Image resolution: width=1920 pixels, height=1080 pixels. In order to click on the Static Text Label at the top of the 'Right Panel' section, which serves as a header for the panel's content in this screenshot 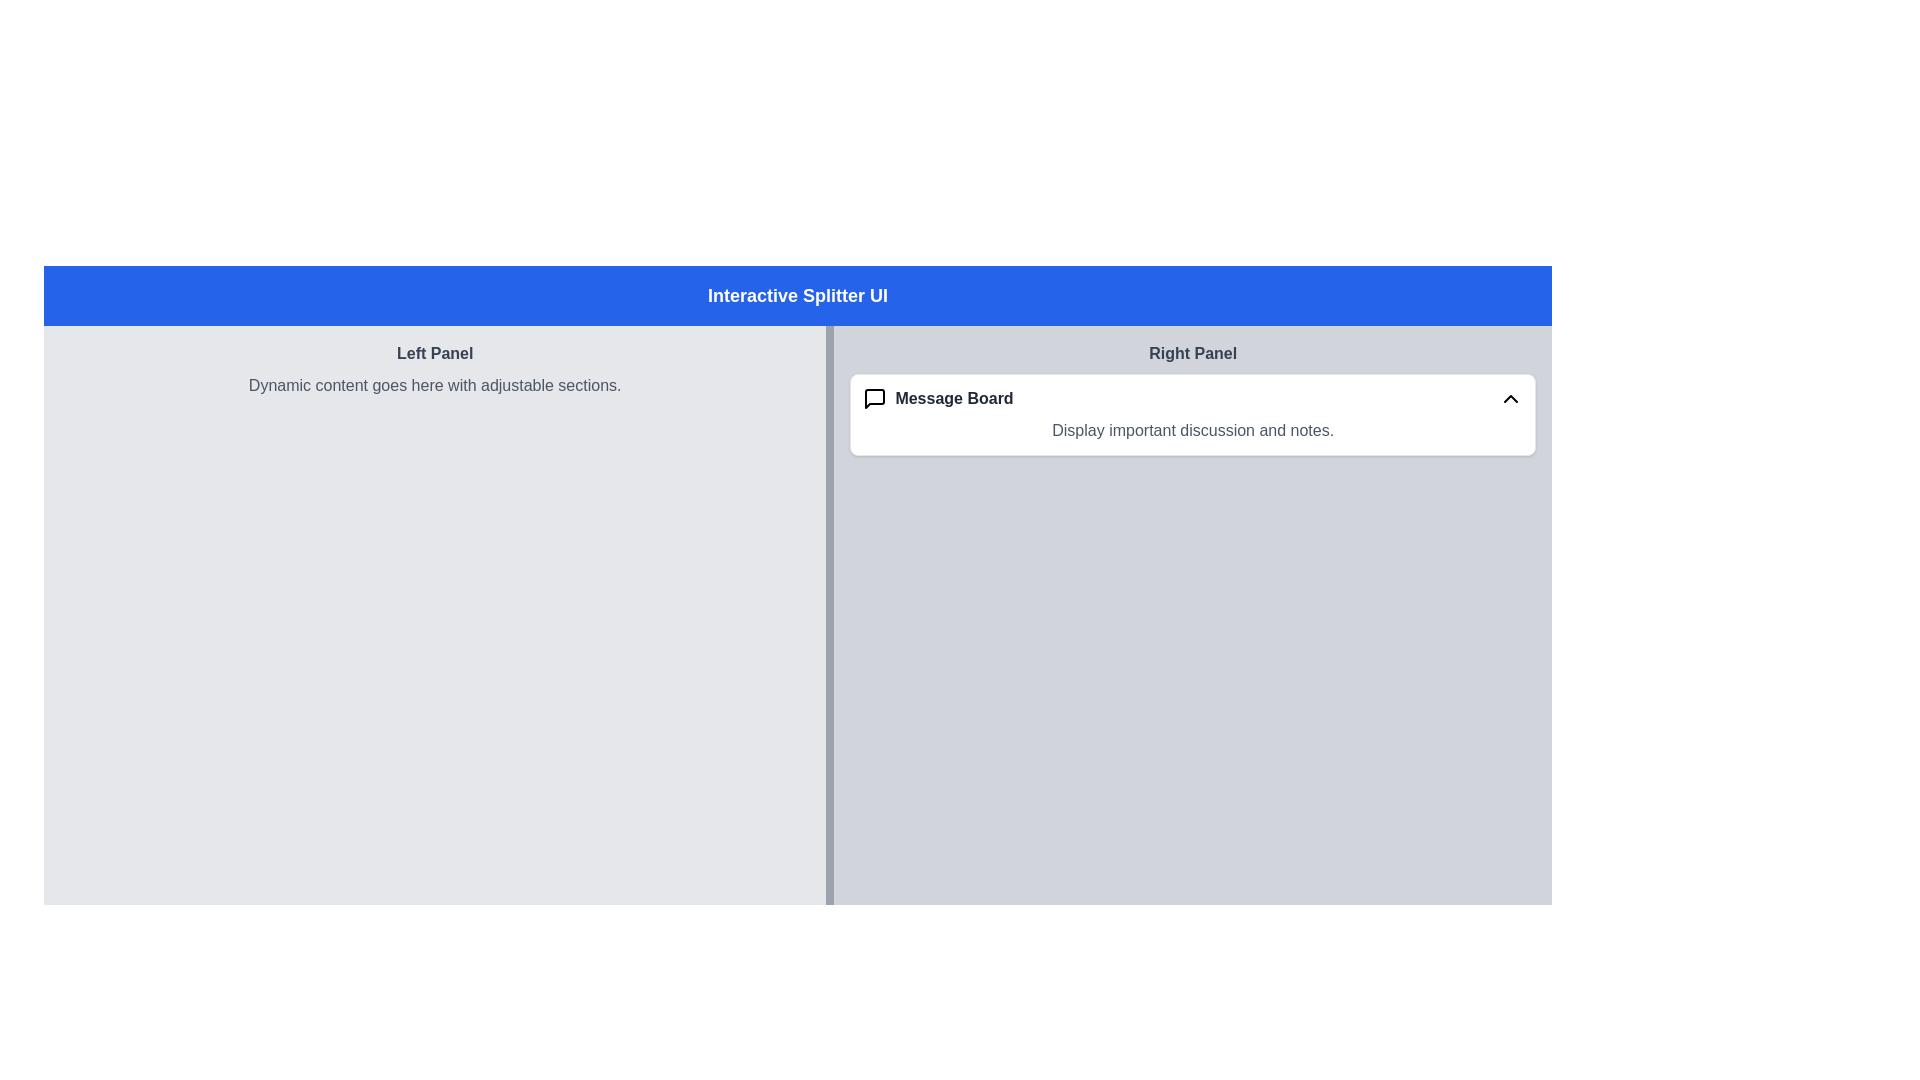, I will do `click(1193, 353)`.